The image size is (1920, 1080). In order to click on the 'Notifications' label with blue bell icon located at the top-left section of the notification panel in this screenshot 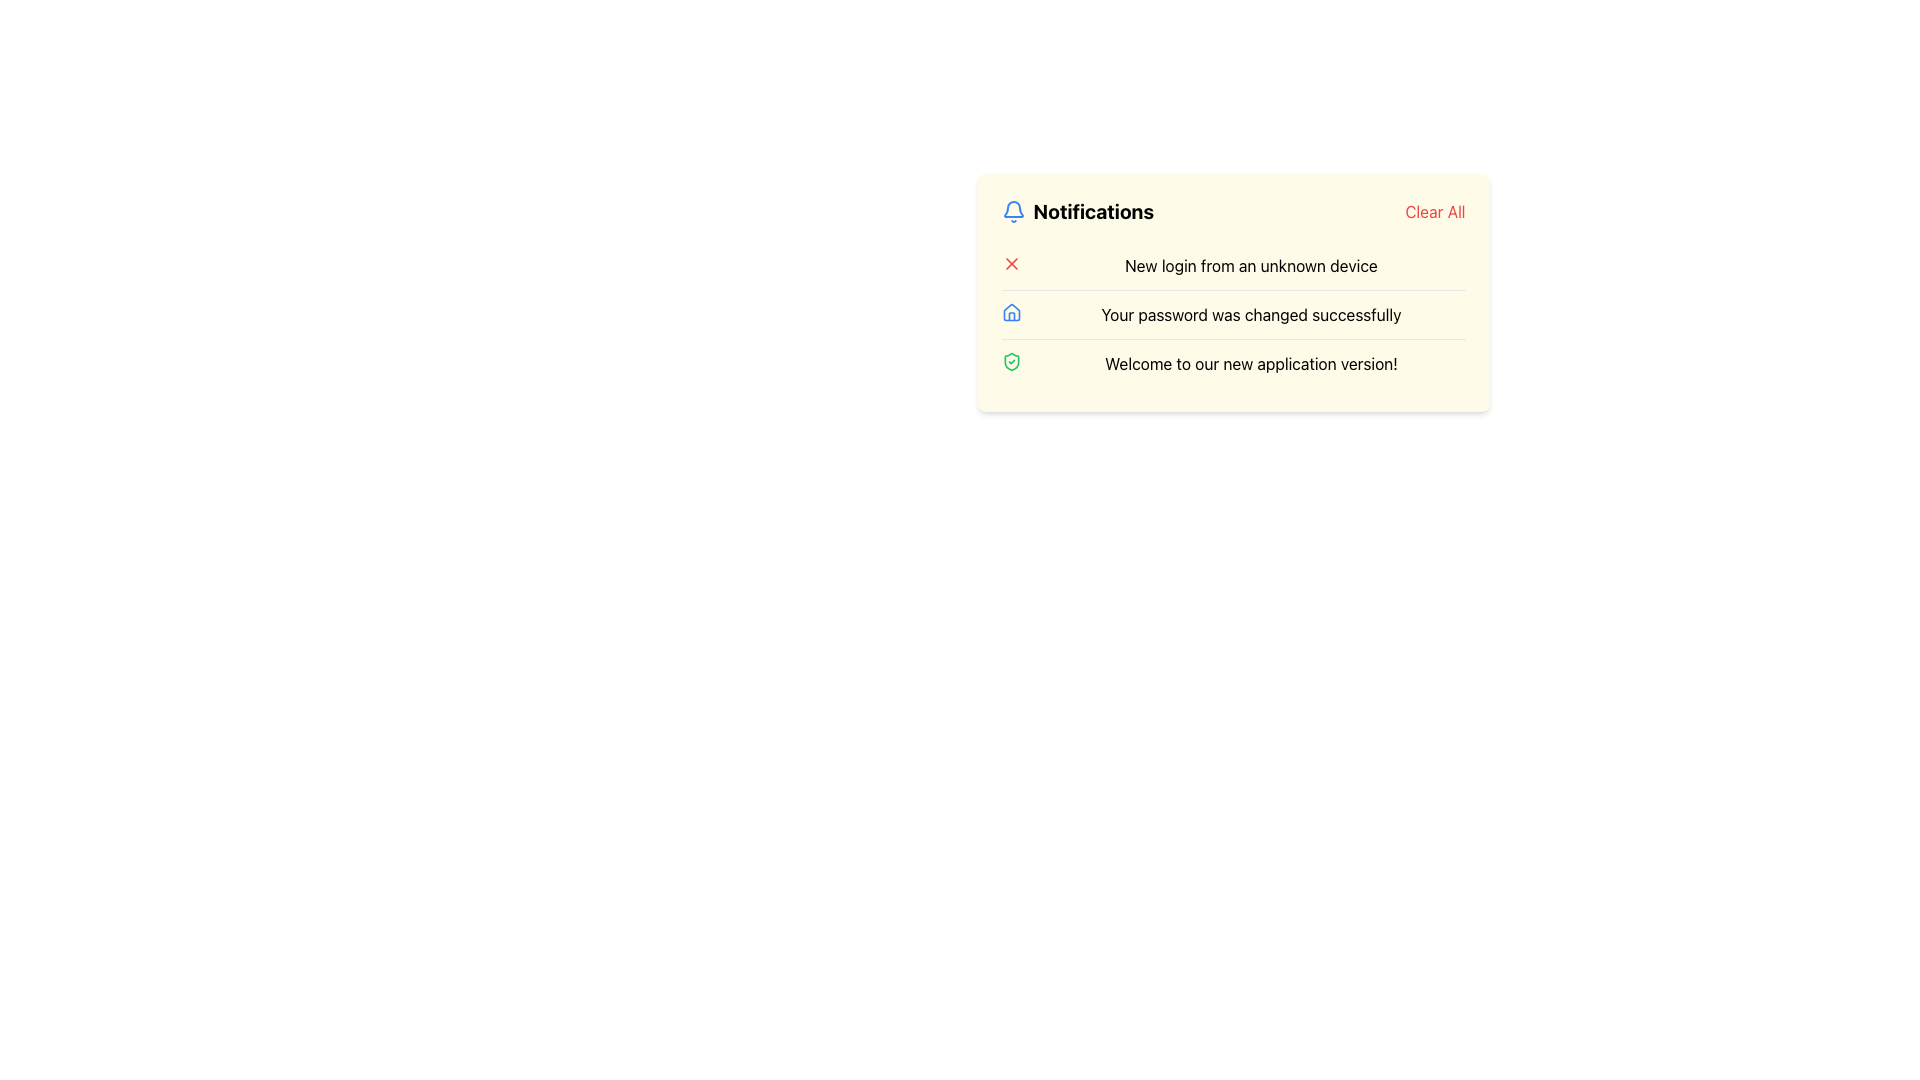, I will do `click(1076, 212)`.